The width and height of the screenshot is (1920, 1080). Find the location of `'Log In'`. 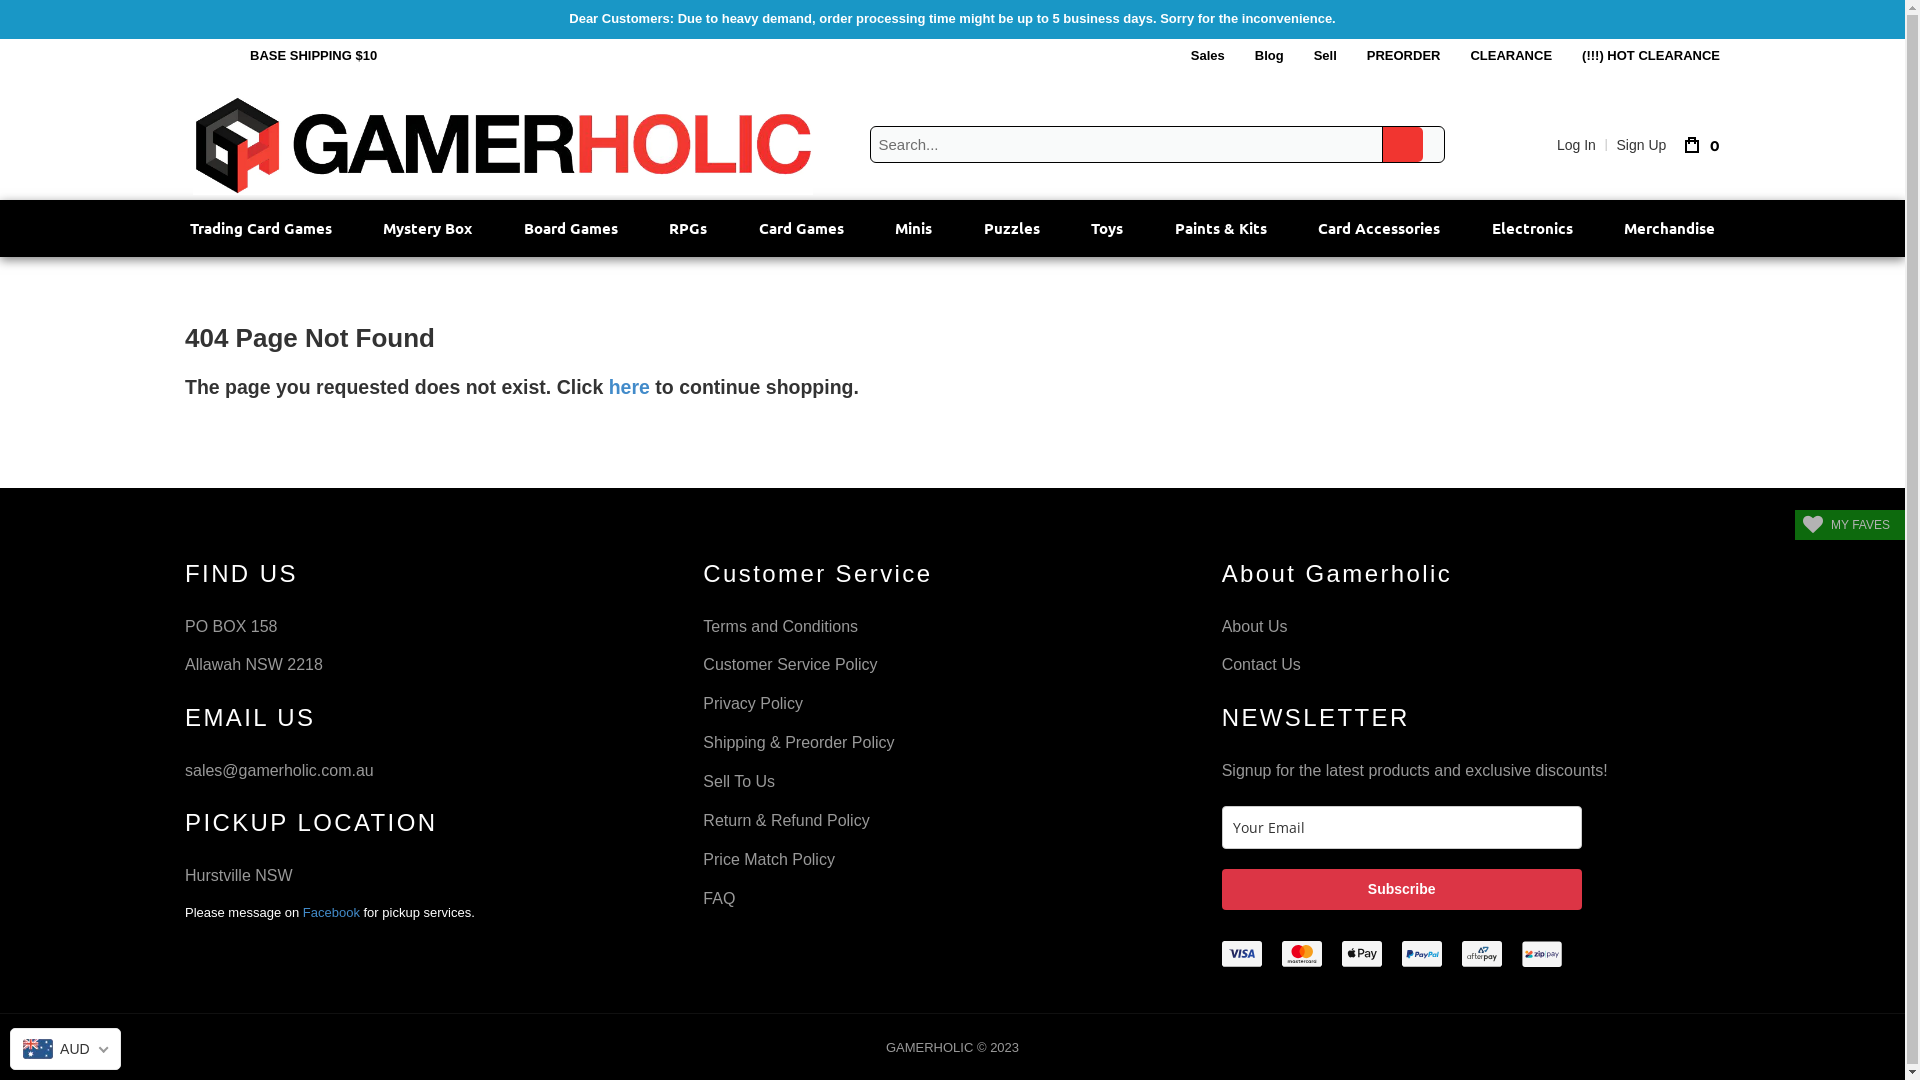

'Log In' is located at coordinates (1575, 144).